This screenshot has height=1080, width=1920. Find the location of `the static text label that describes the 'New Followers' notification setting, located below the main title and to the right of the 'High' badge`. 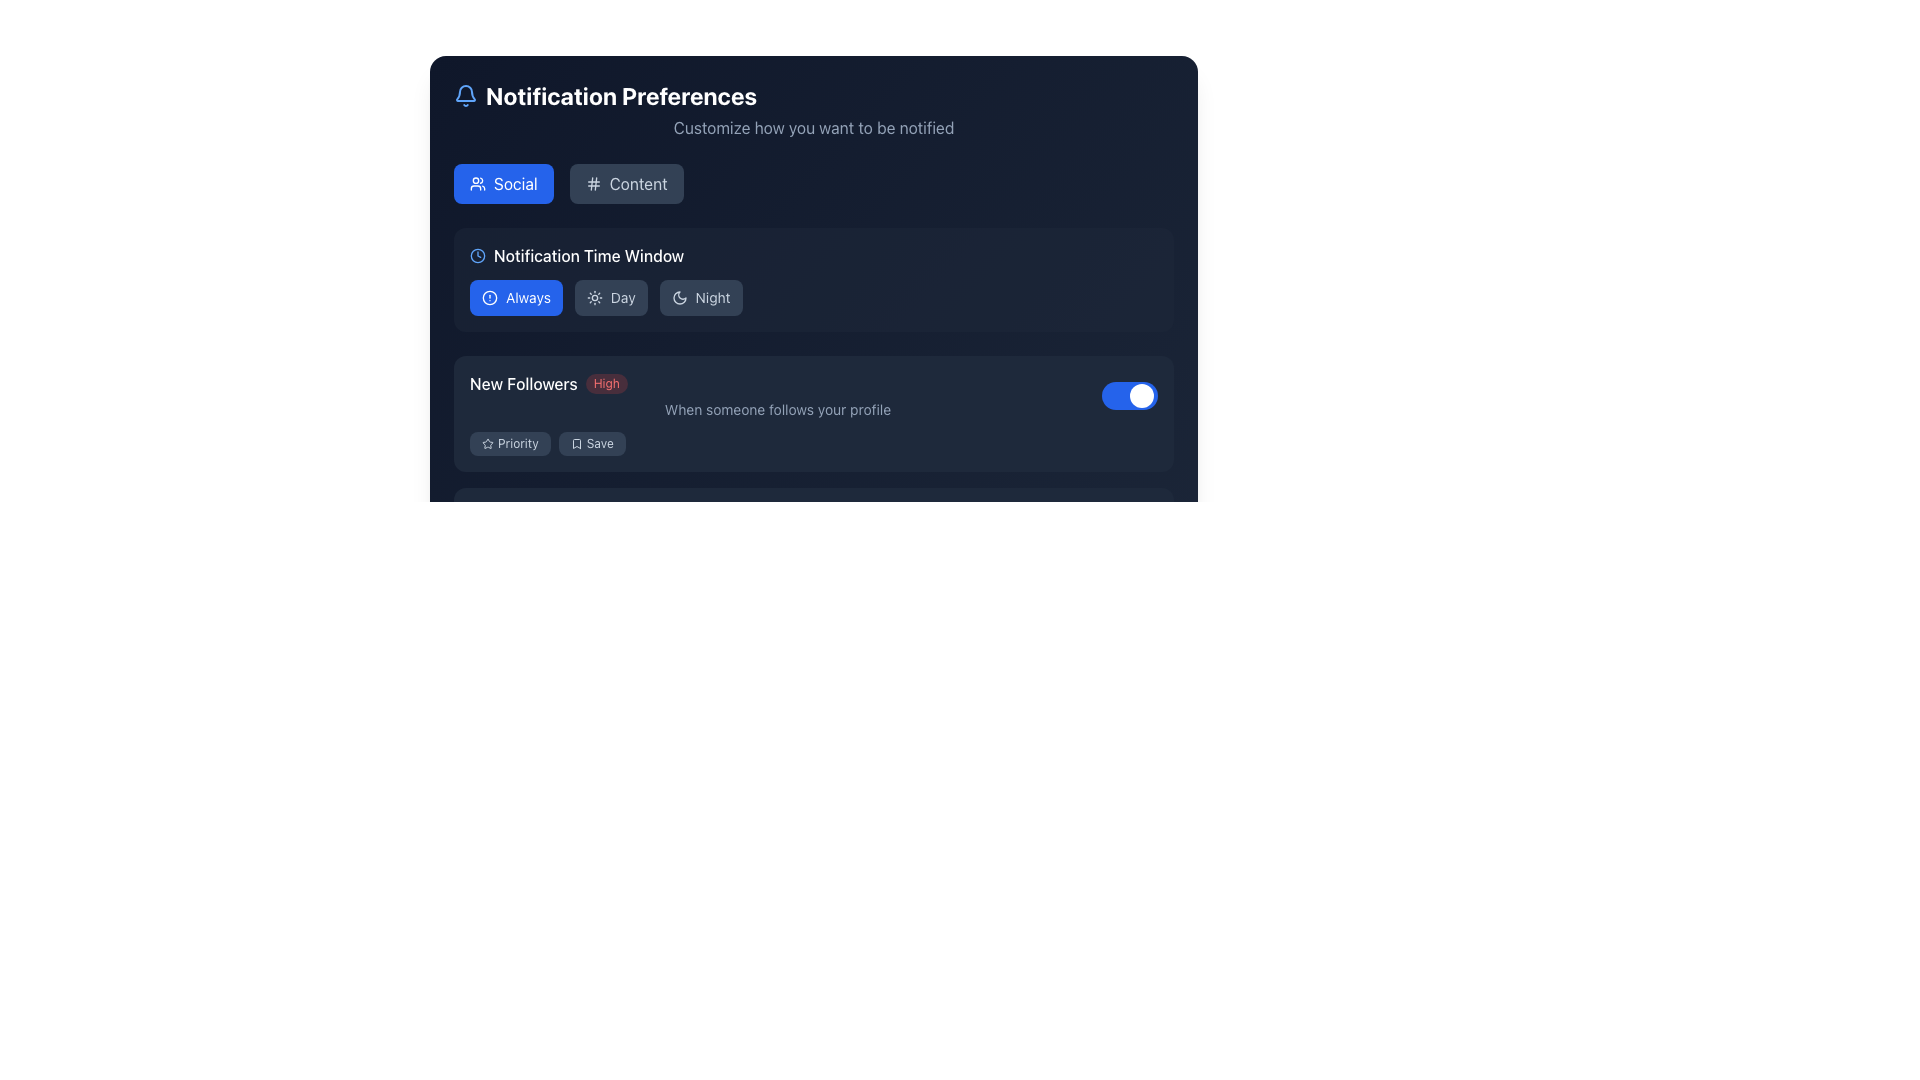

the static text label that describes the 'New Followers' notification setting, located below the main title and to the right of the 'High' badge is located at coordinates (776, 408).